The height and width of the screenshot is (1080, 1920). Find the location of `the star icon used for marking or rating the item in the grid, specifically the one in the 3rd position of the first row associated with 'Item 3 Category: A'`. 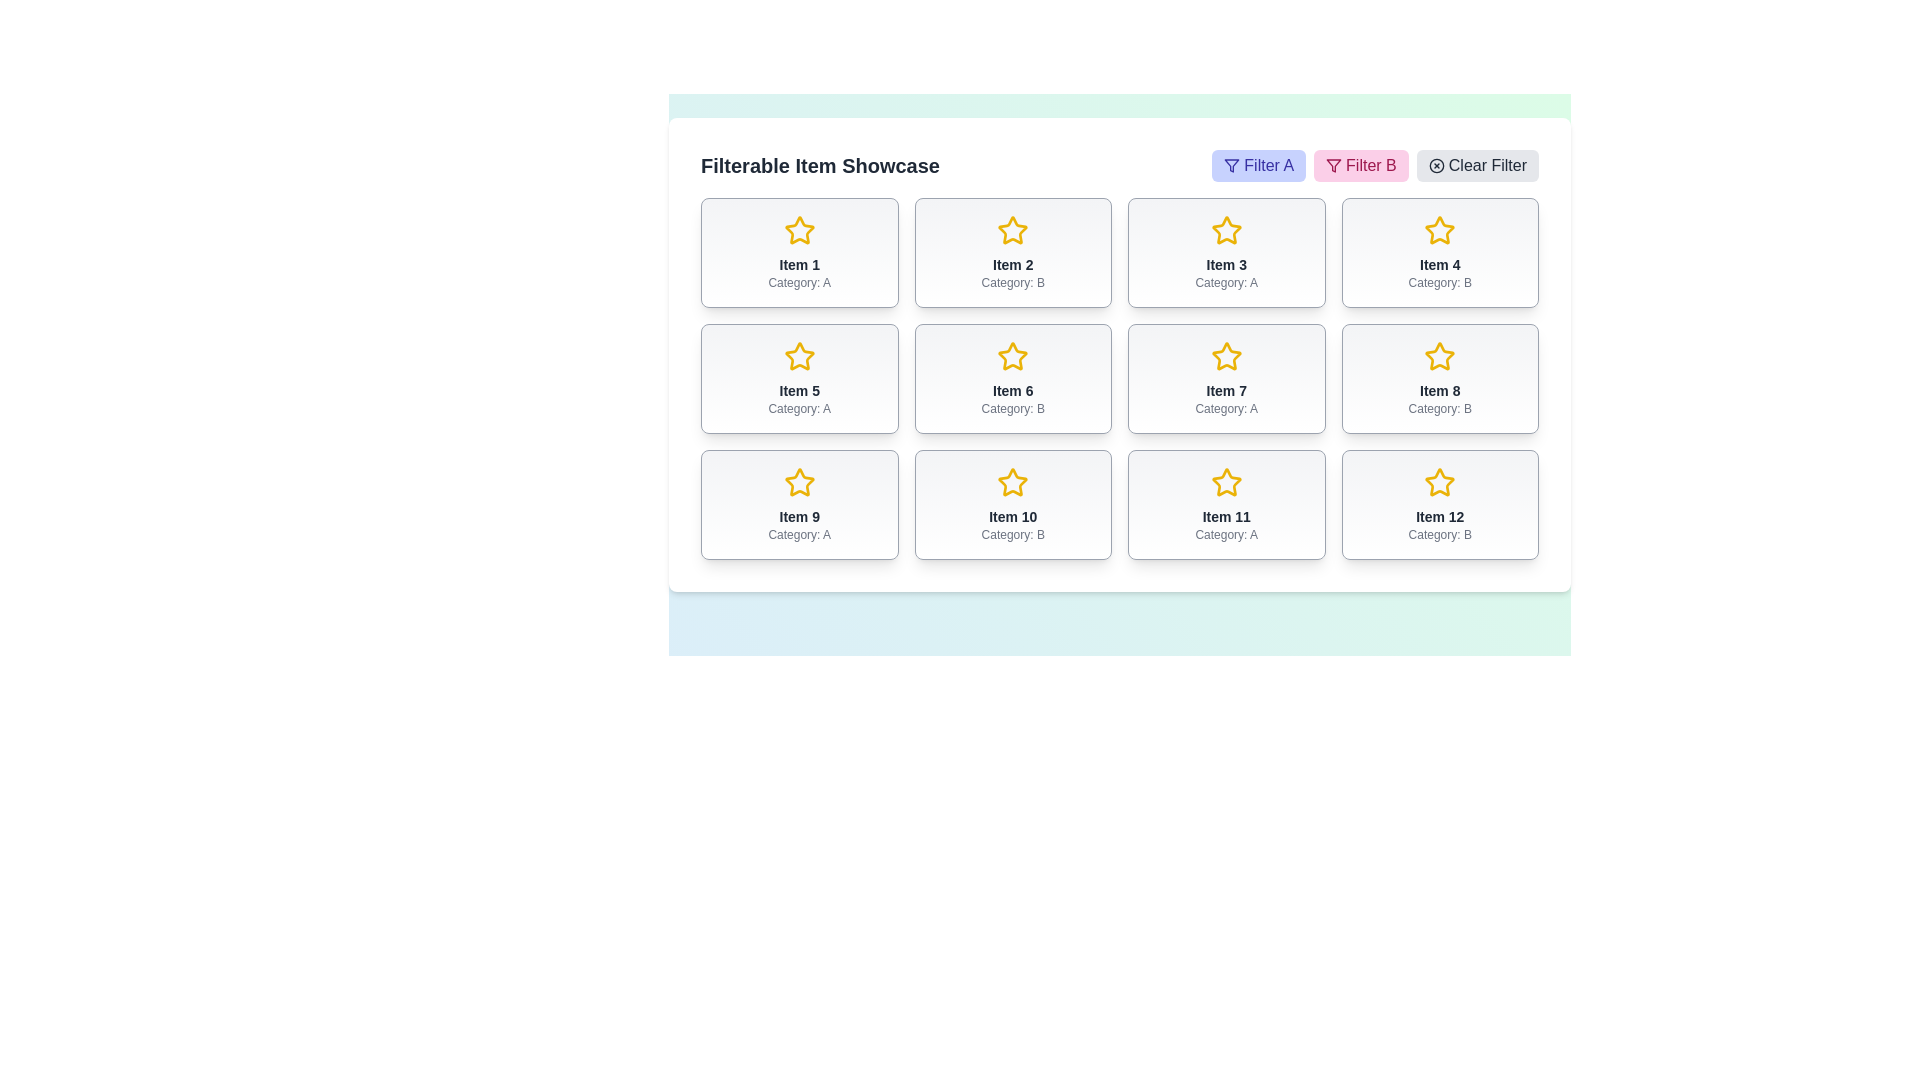

the star icon used for marking or rating the item in the grid, specifically the one in the 3rd position of the first row associated with 'Item 3 Category: A' is located at coordinates (1225, 229).